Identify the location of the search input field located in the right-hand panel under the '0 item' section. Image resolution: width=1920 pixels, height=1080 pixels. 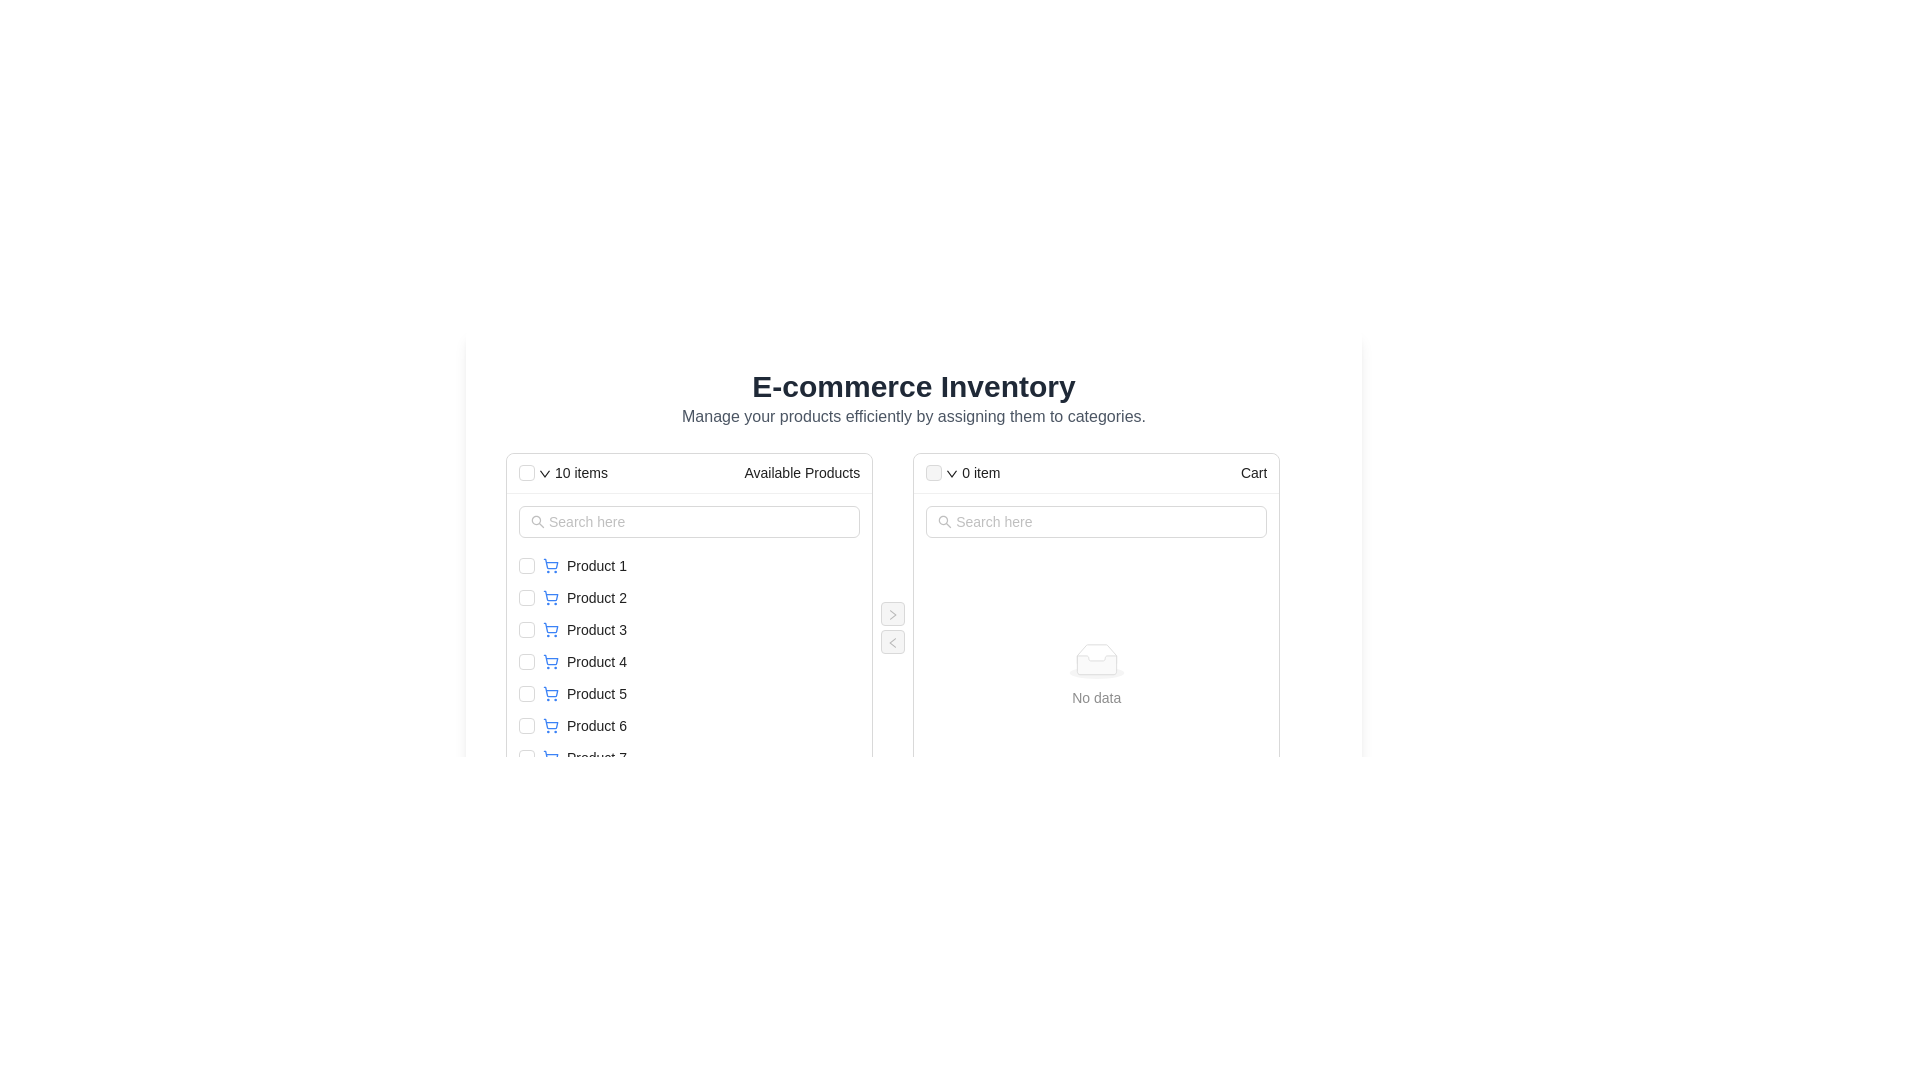
(1096, 520).